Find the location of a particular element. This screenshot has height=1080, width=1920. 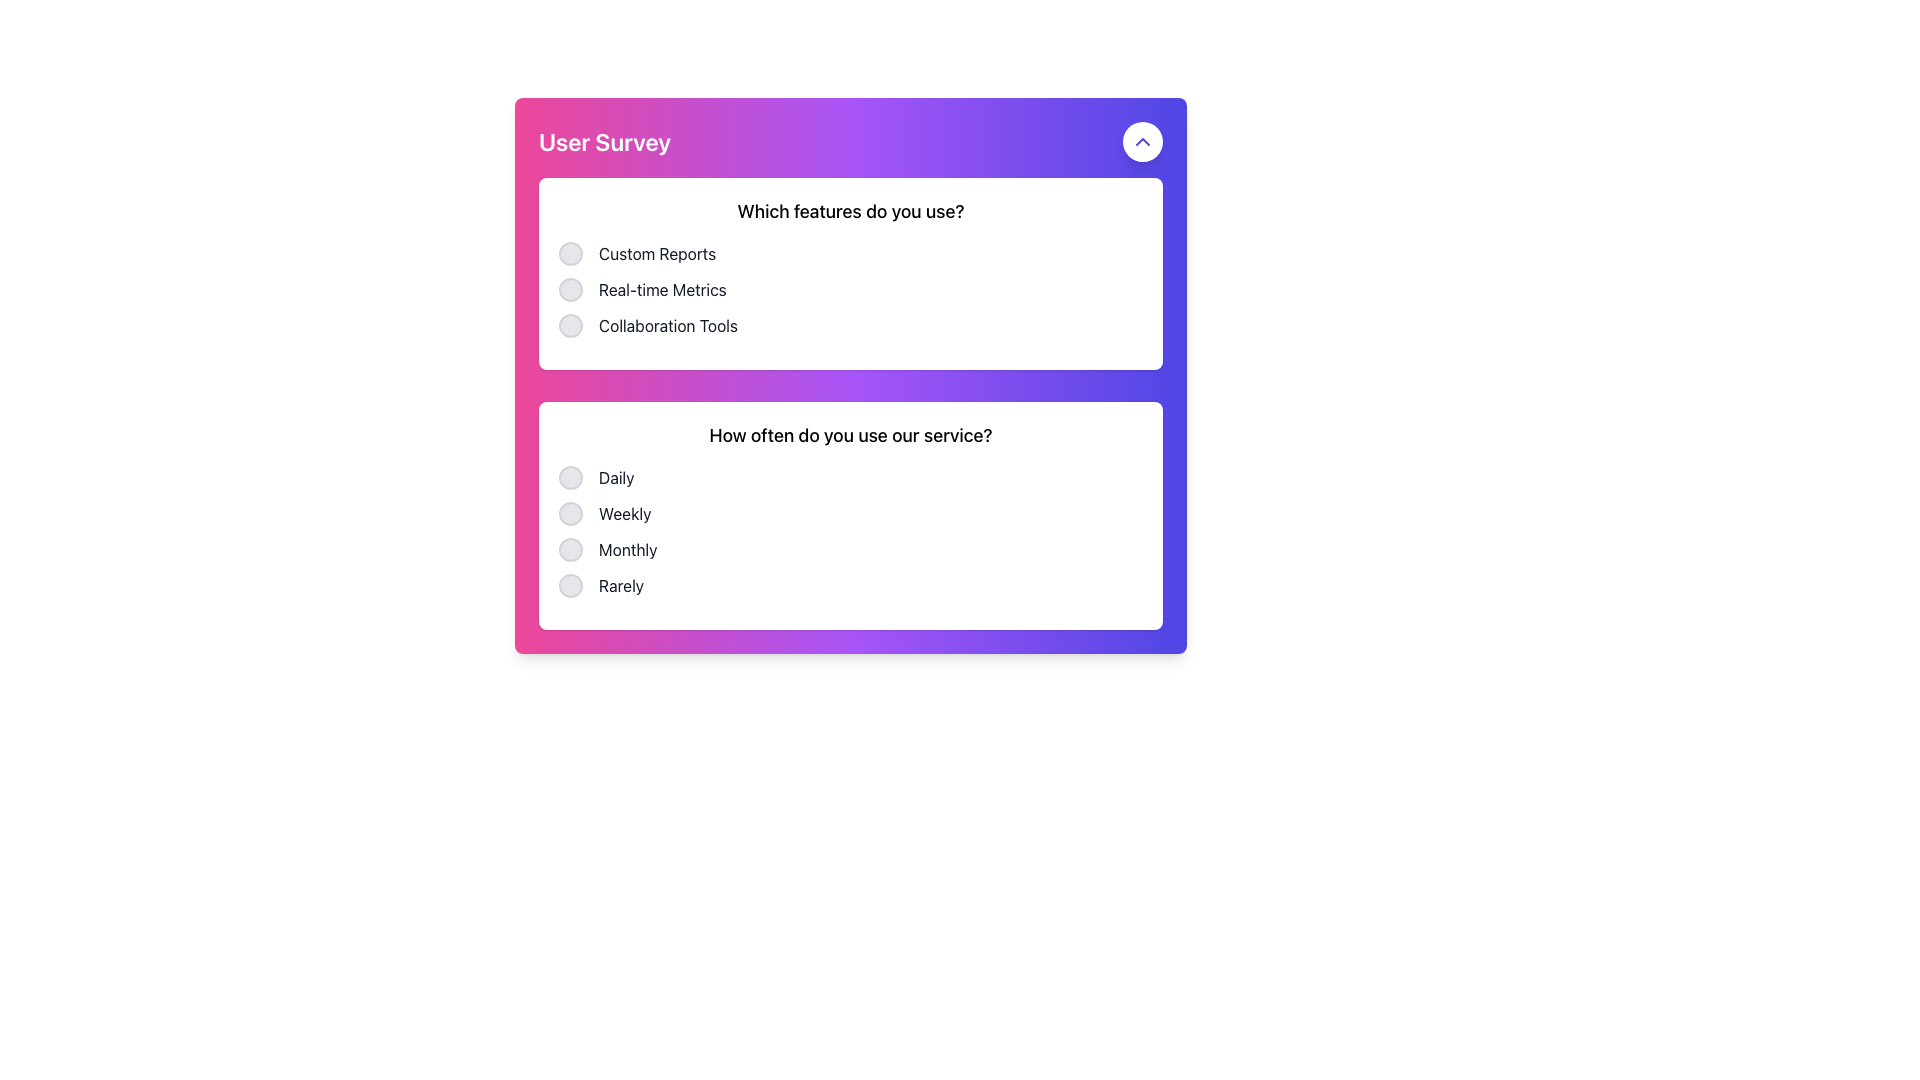

the first radio button option labeled 'Weekly' in the survey question 'How often do you use our service?' is located at coordinates (570, 512).